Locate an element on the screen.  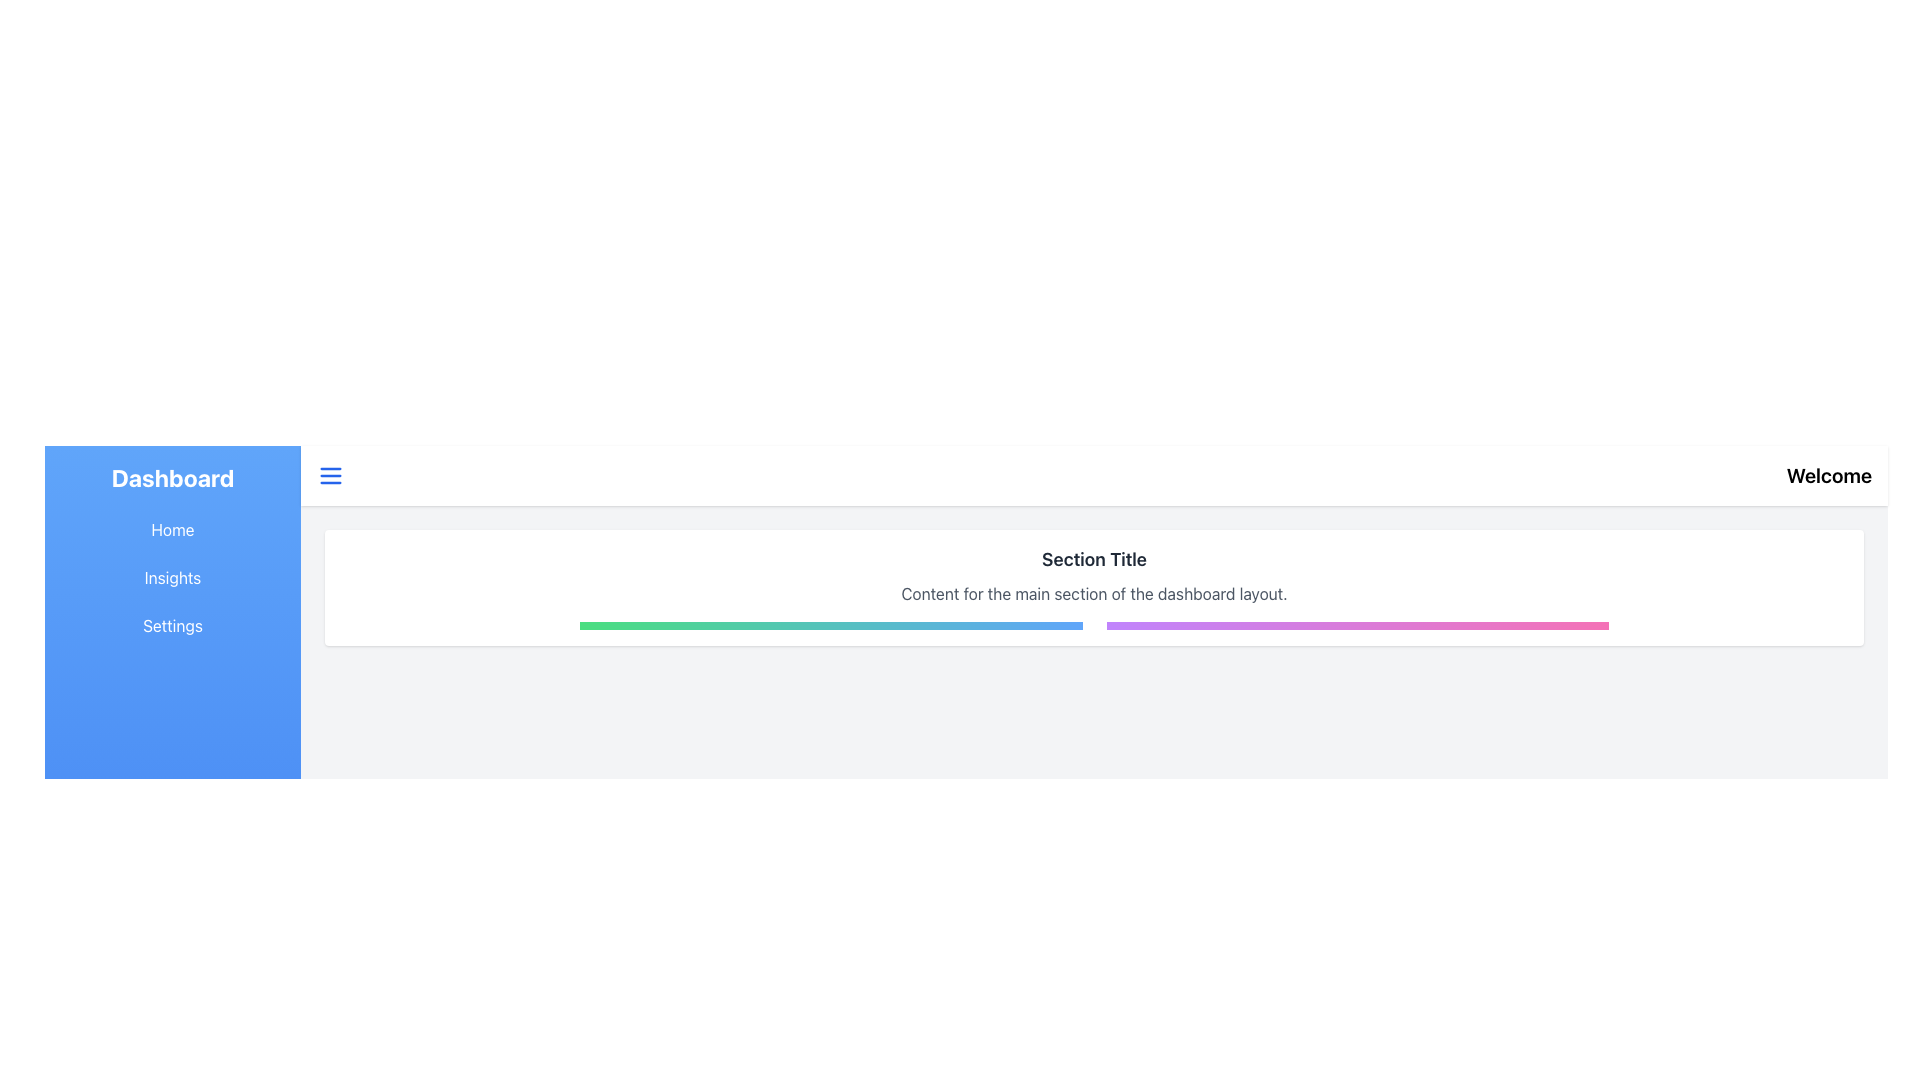
title of the text label that says 'Section Title', which is a bold, large font in dark gray, positioned at the top of a card-like section is located at coordinates (1093, 559).